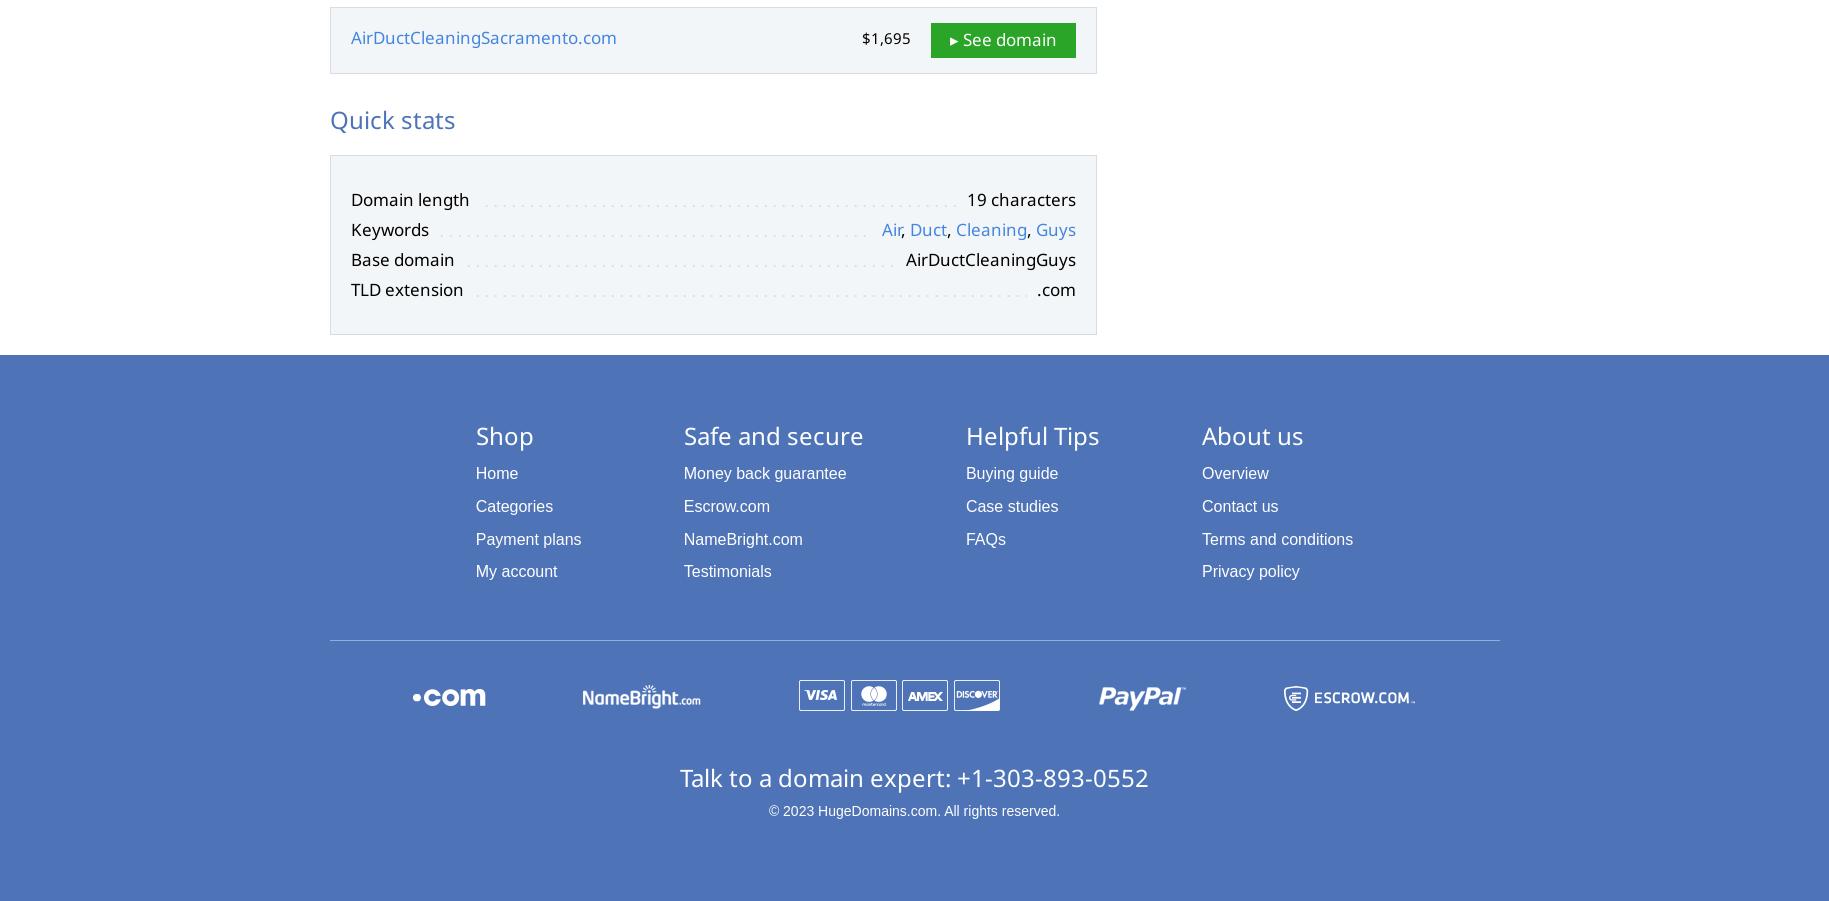 The height and width of the screenshot is (901, 1829). I want to click on 'FAQs', so click(964, 538).